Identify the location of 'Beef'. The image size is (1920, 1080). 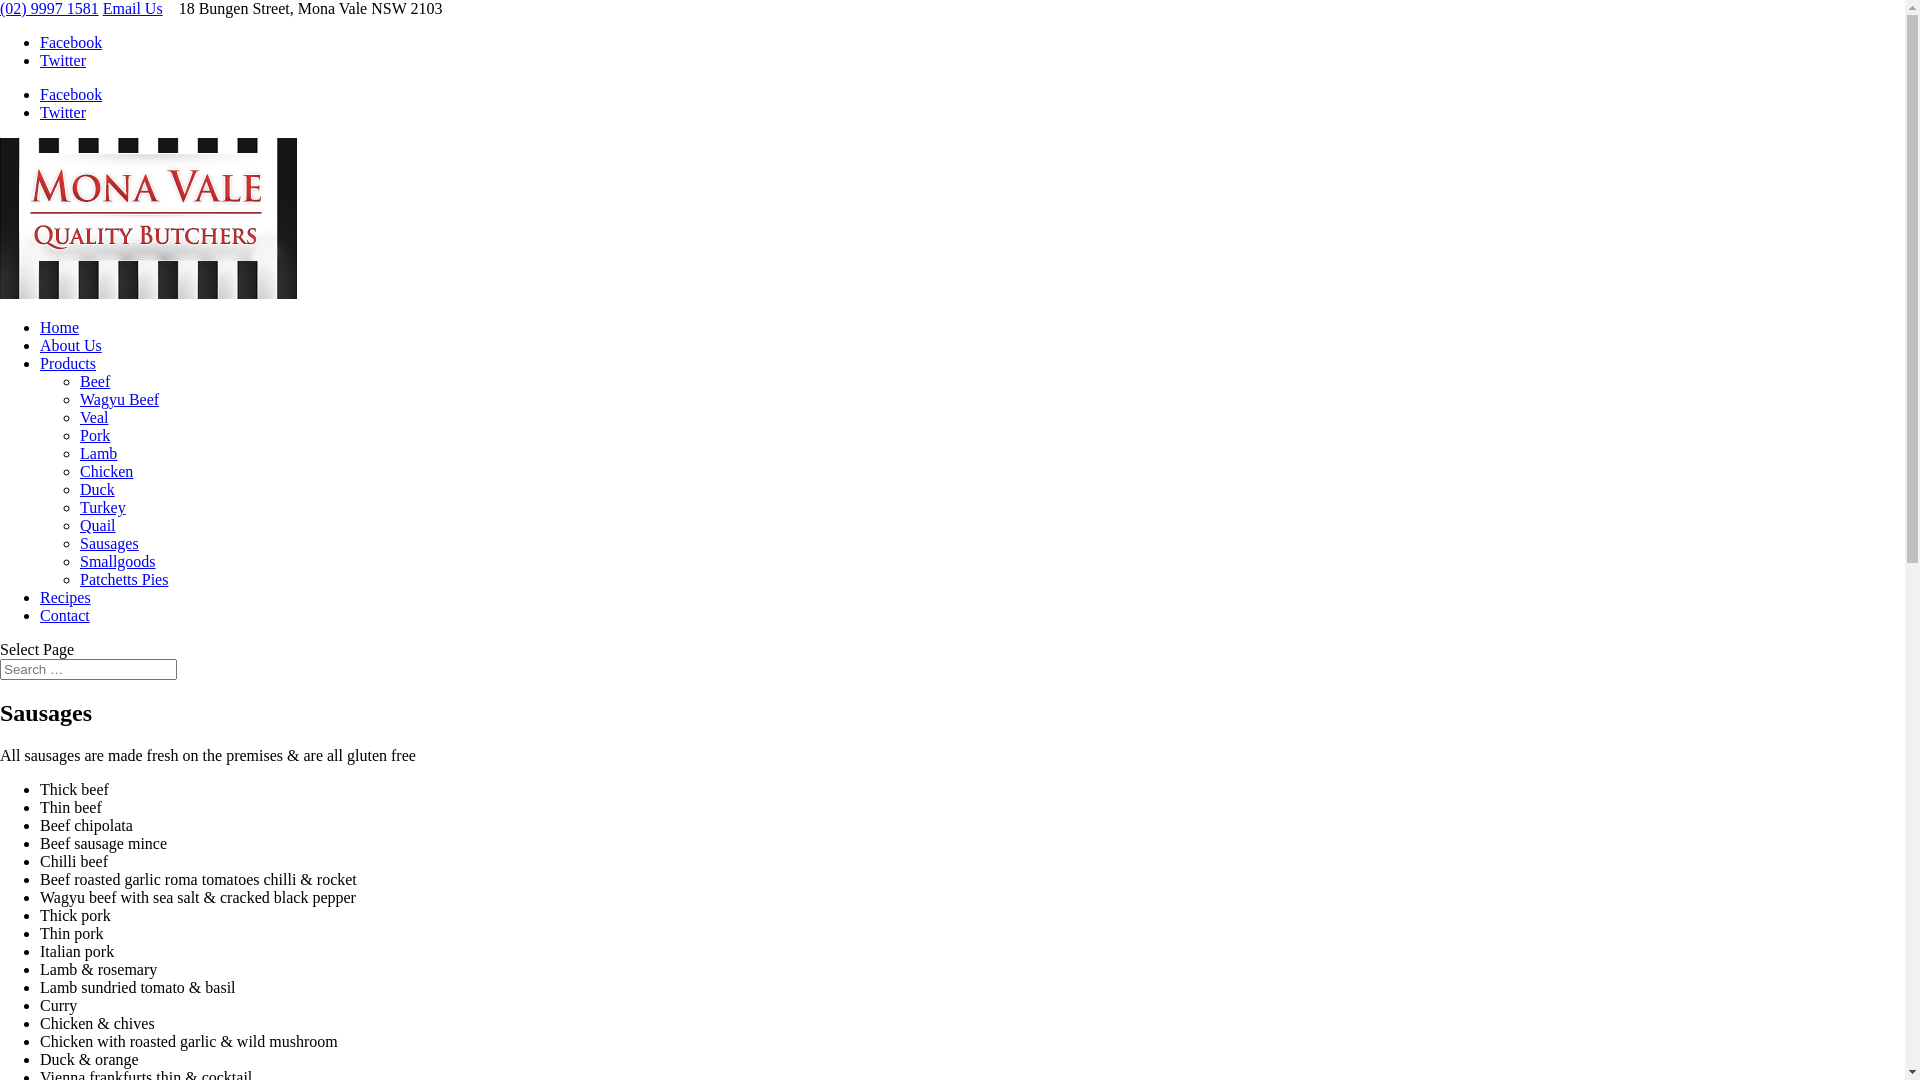
(94, 381).